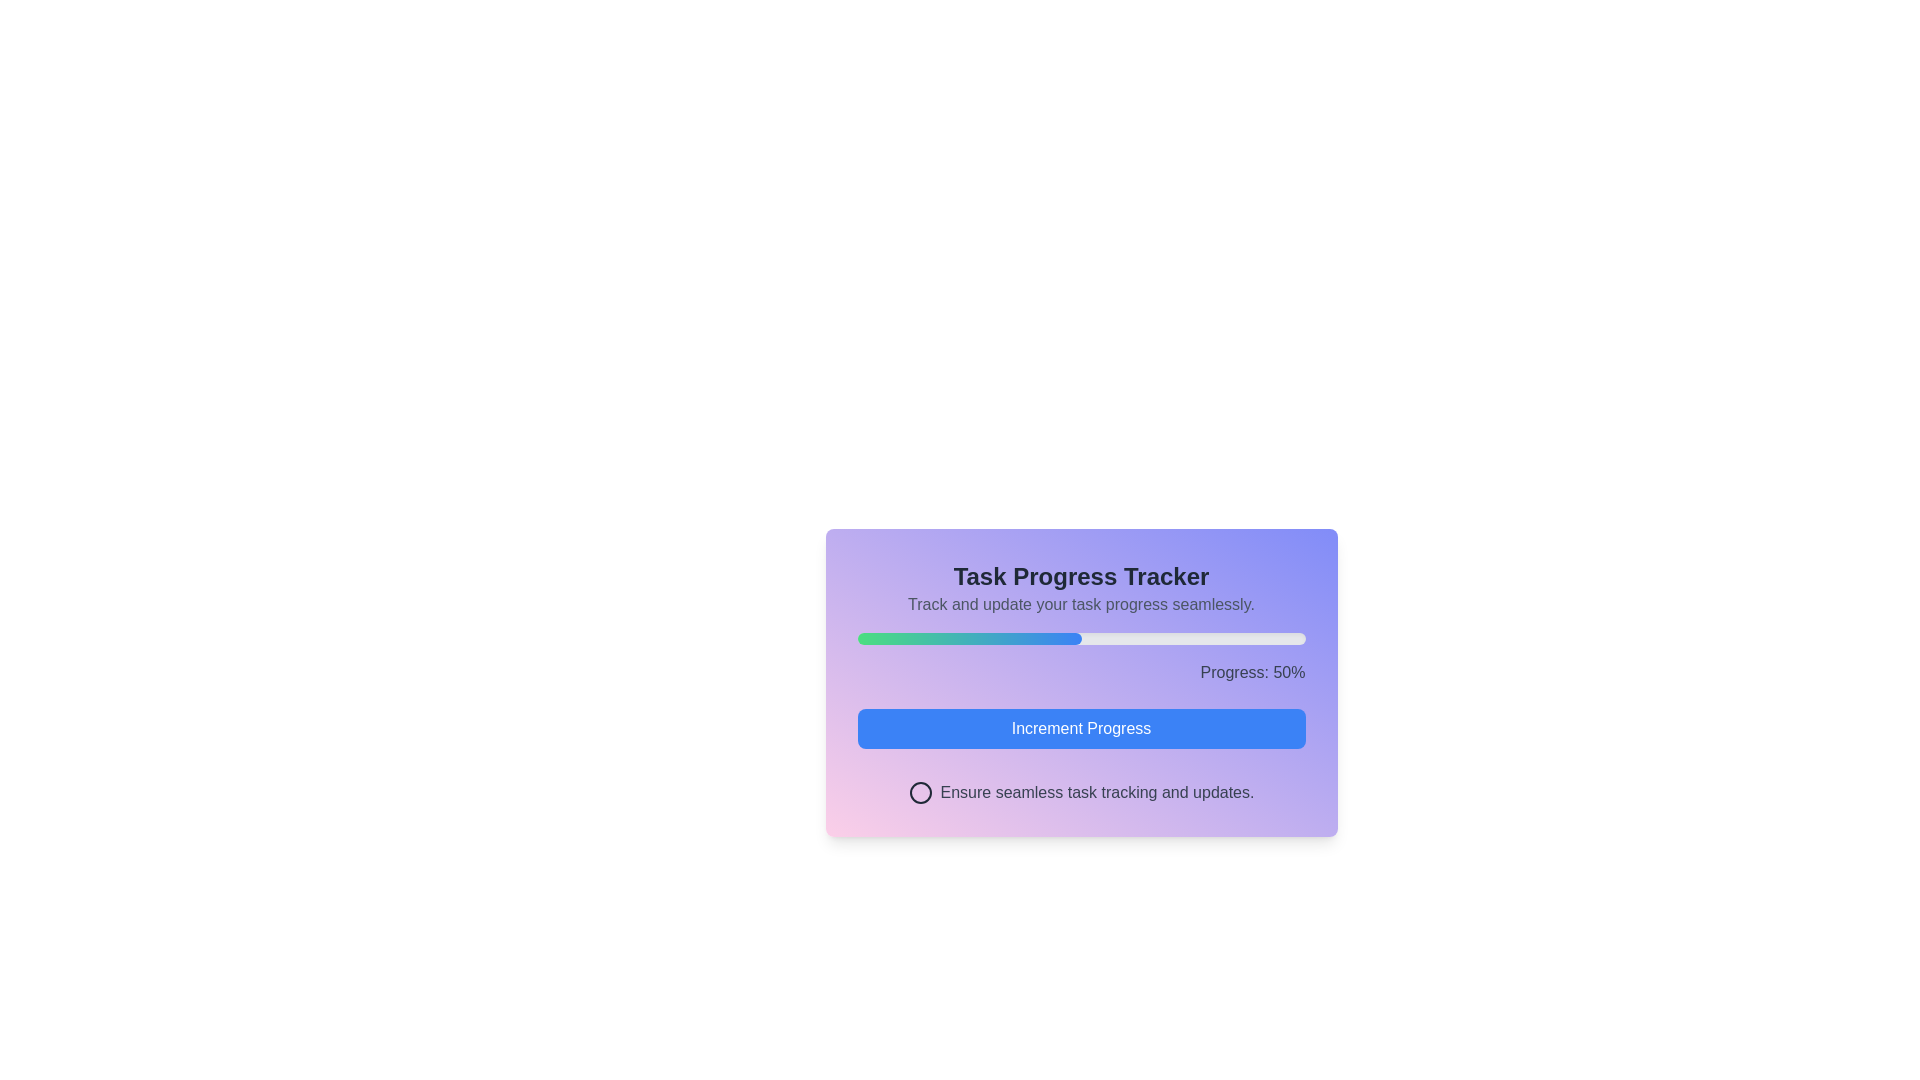  What do you see at coordinates (919, 792) in the screenshot?
I see `the circular SVG icon with a dark border that is positioned before the text 'Ensure seamless task tracking and updates.'` at bounding box center [919, 792].